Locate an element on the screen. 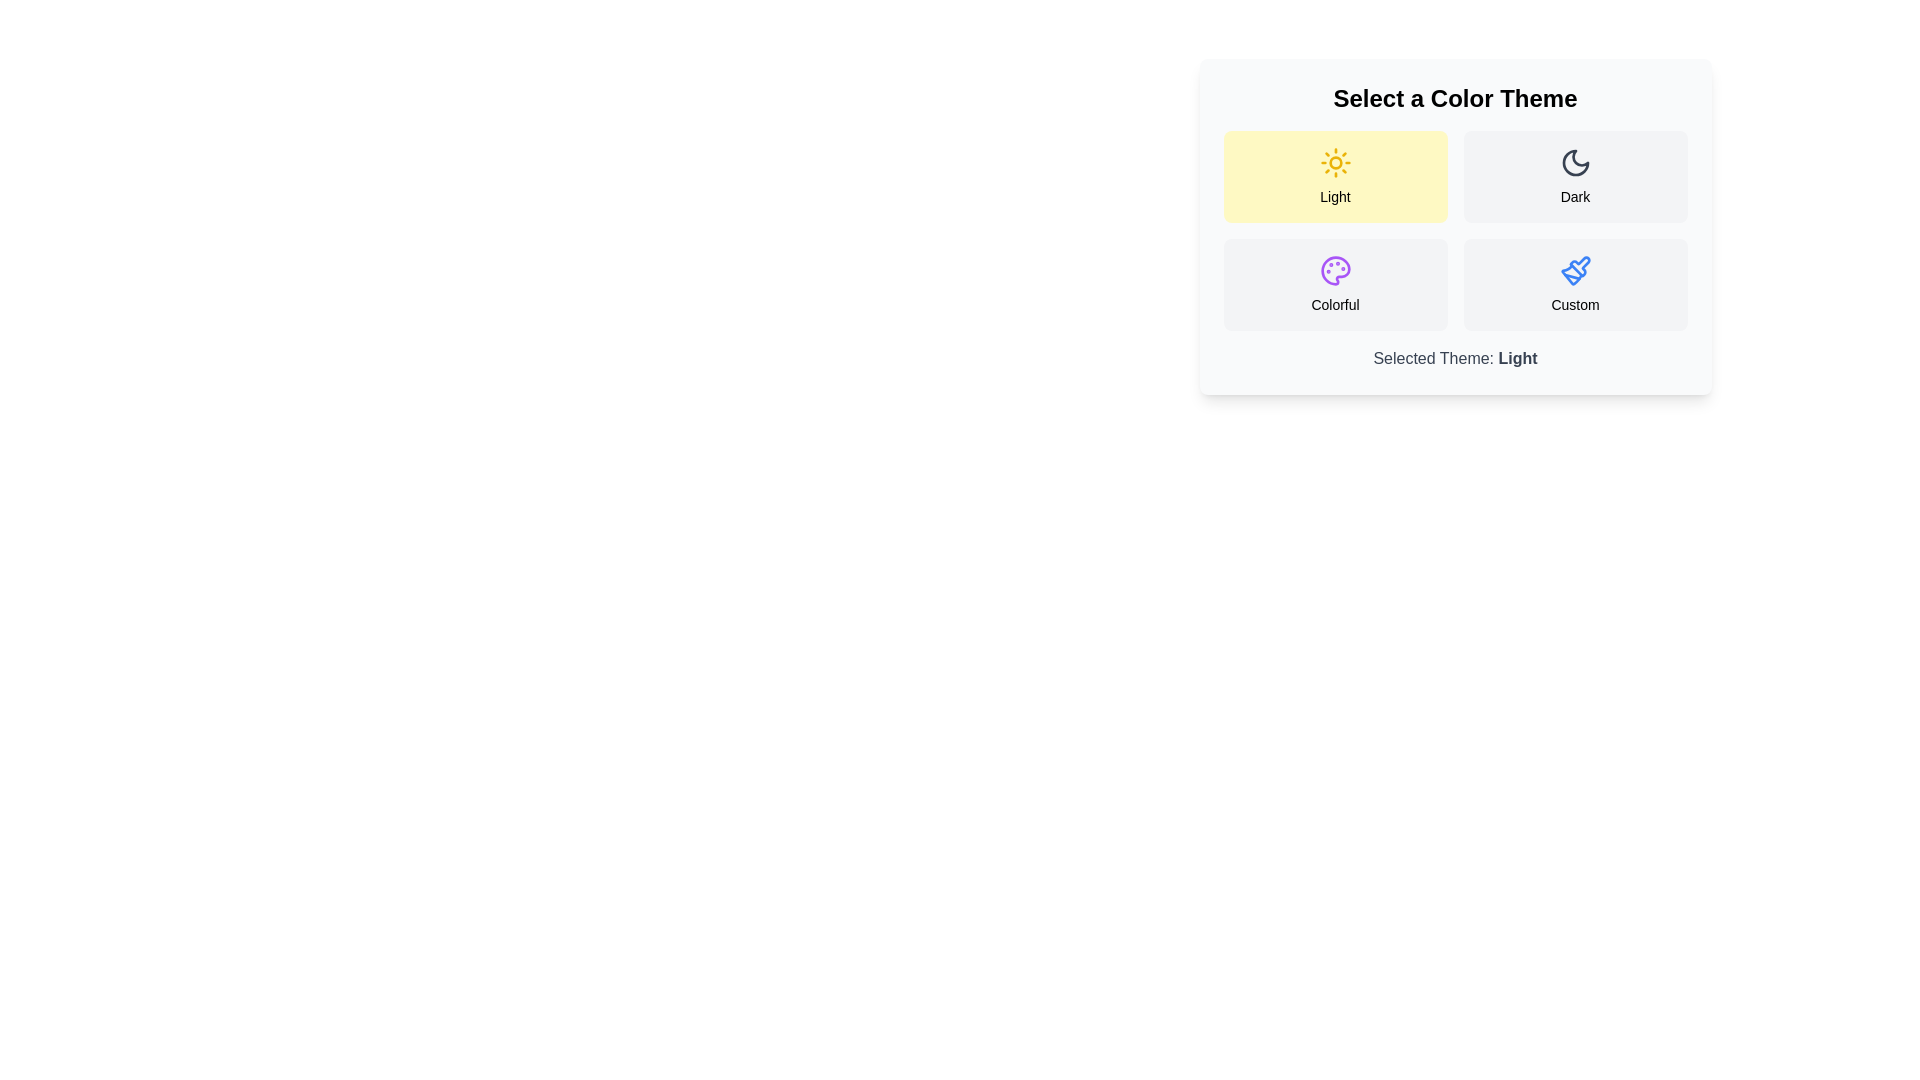  the theme button labeled 'Custom' to observe its hover effect is located at coordinates (1574, 285).